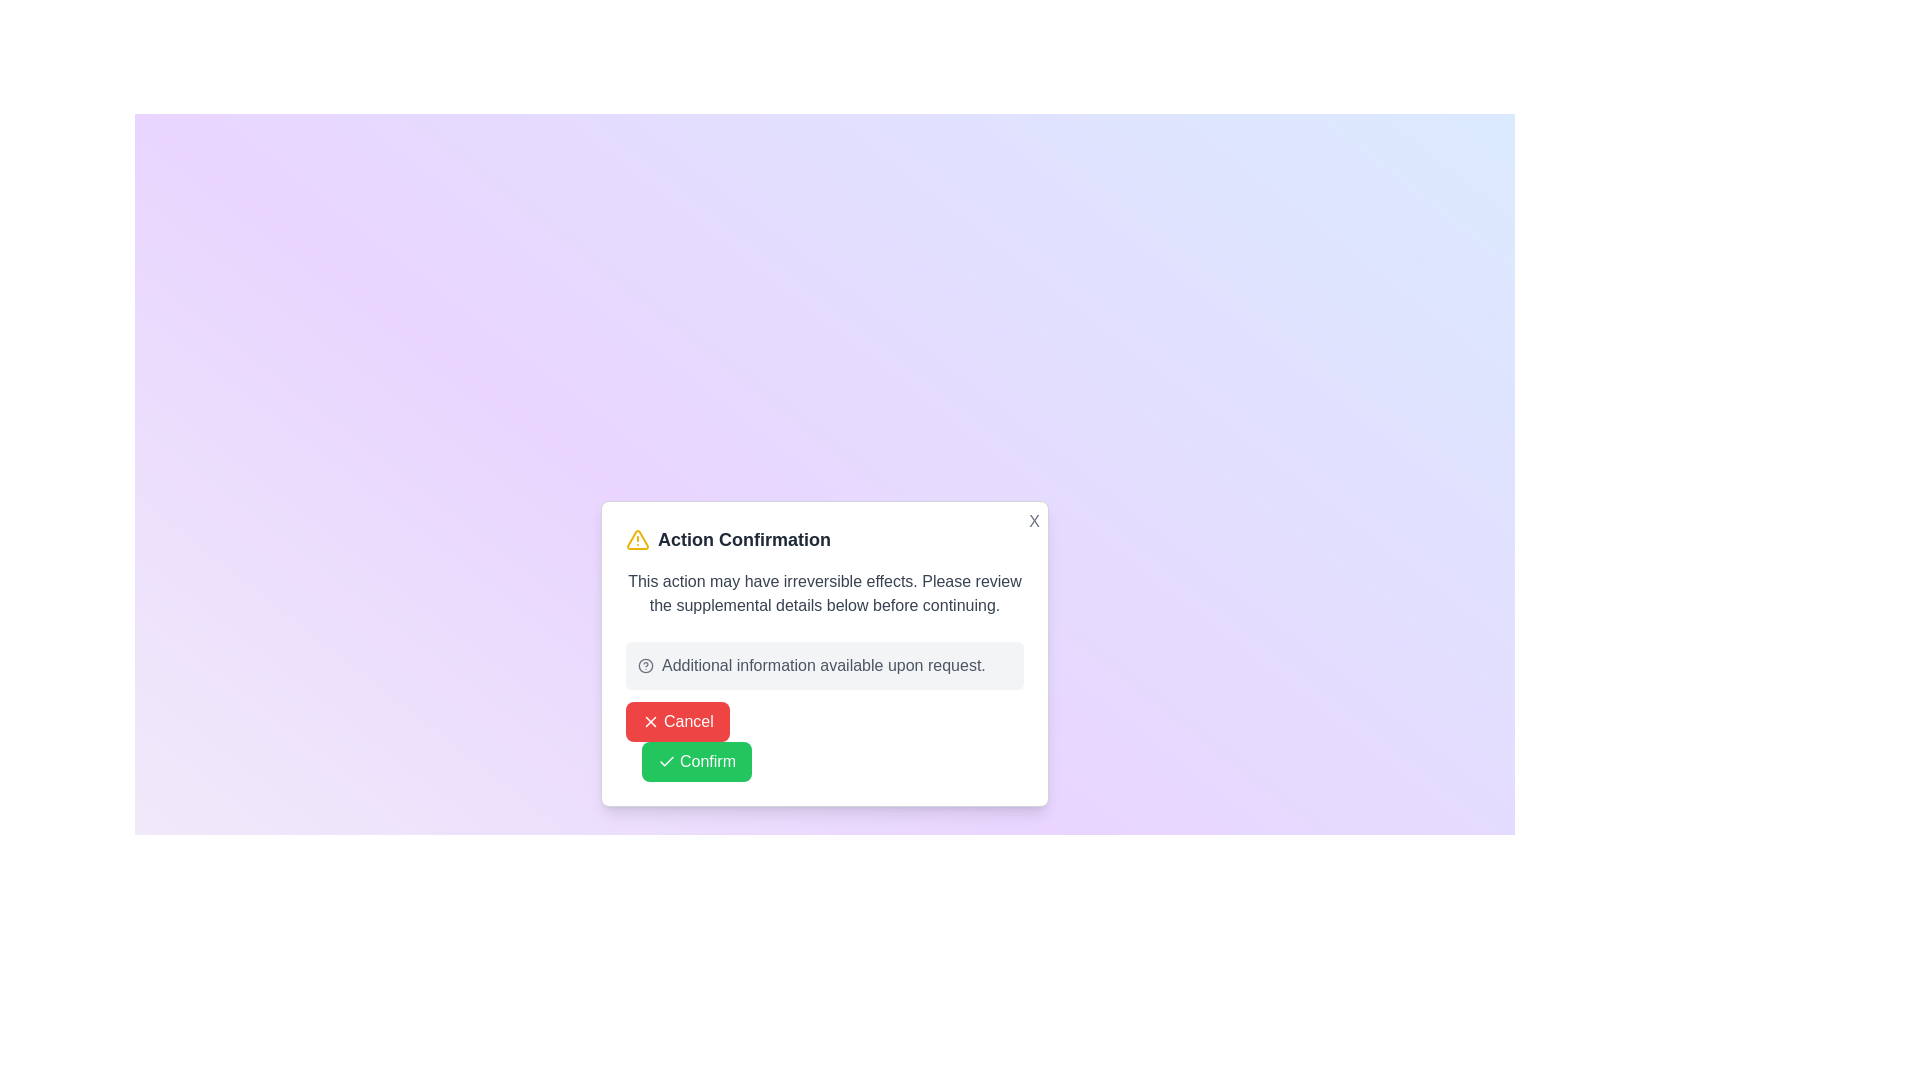  What do you see at coordinates (825, 593) in the screenshot?
I see `message displayed in the Text Description below the 'Action Confirmation' header in the confirmation dialog` at bounding box center [825, 593].